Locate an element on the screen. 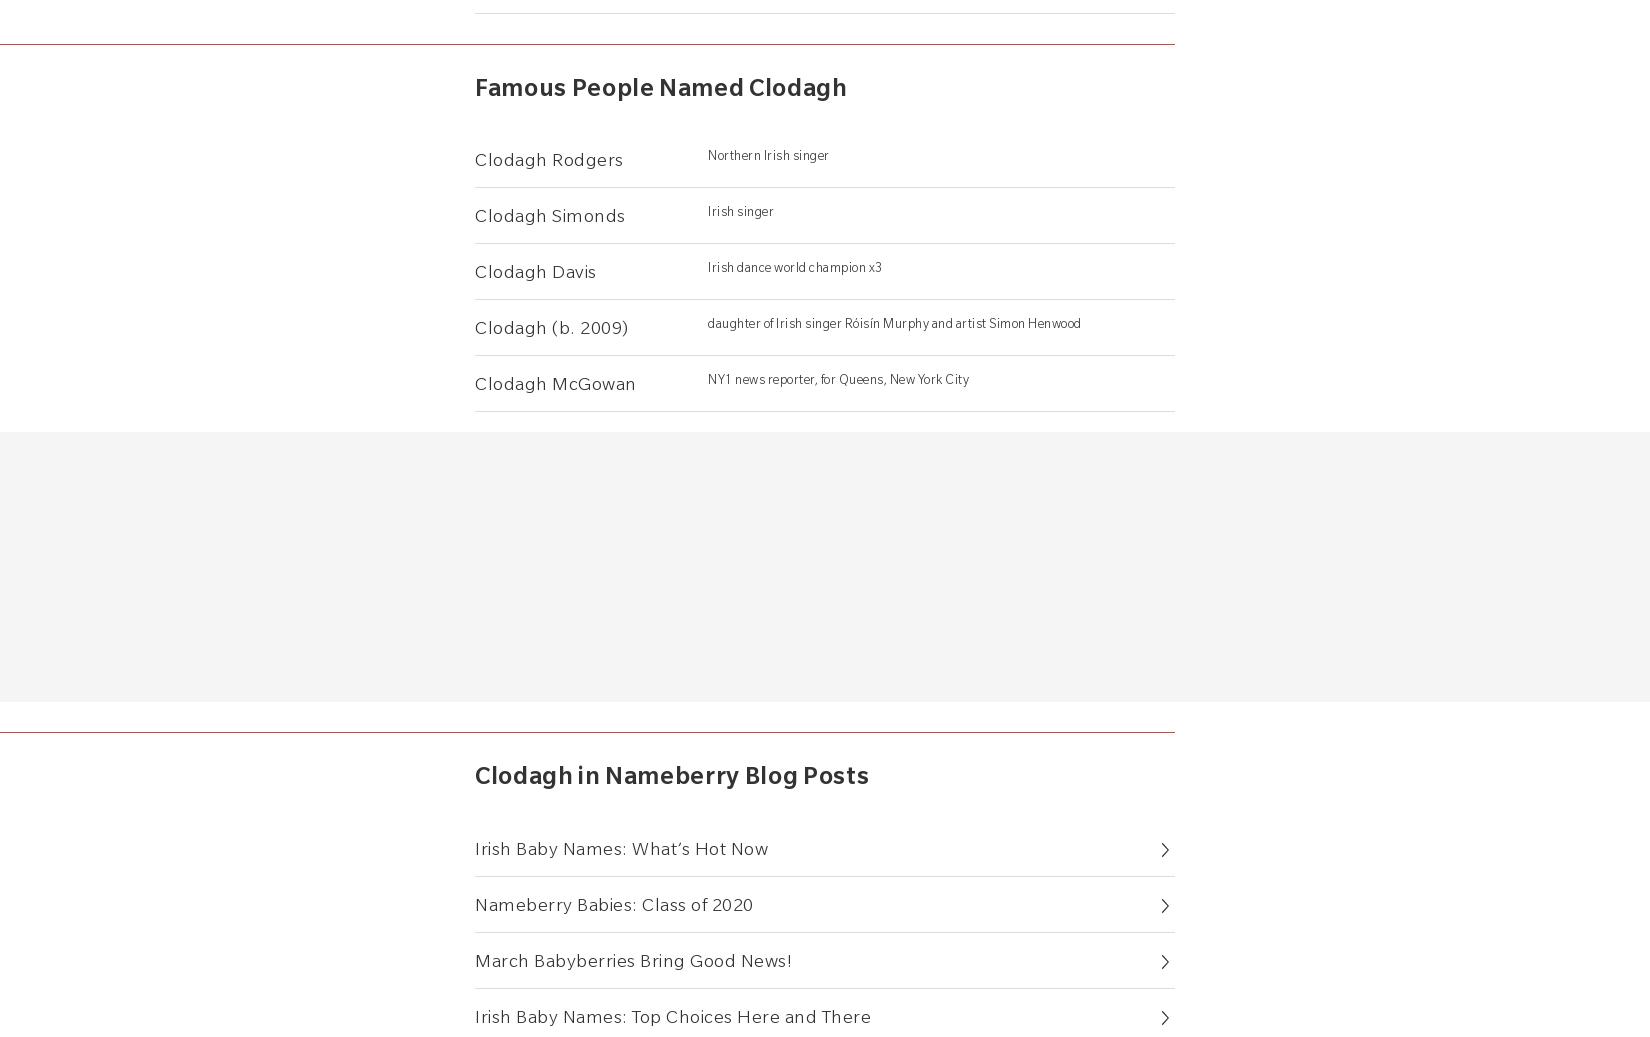  'Famous People Named' is located at coordinates (610, 85).